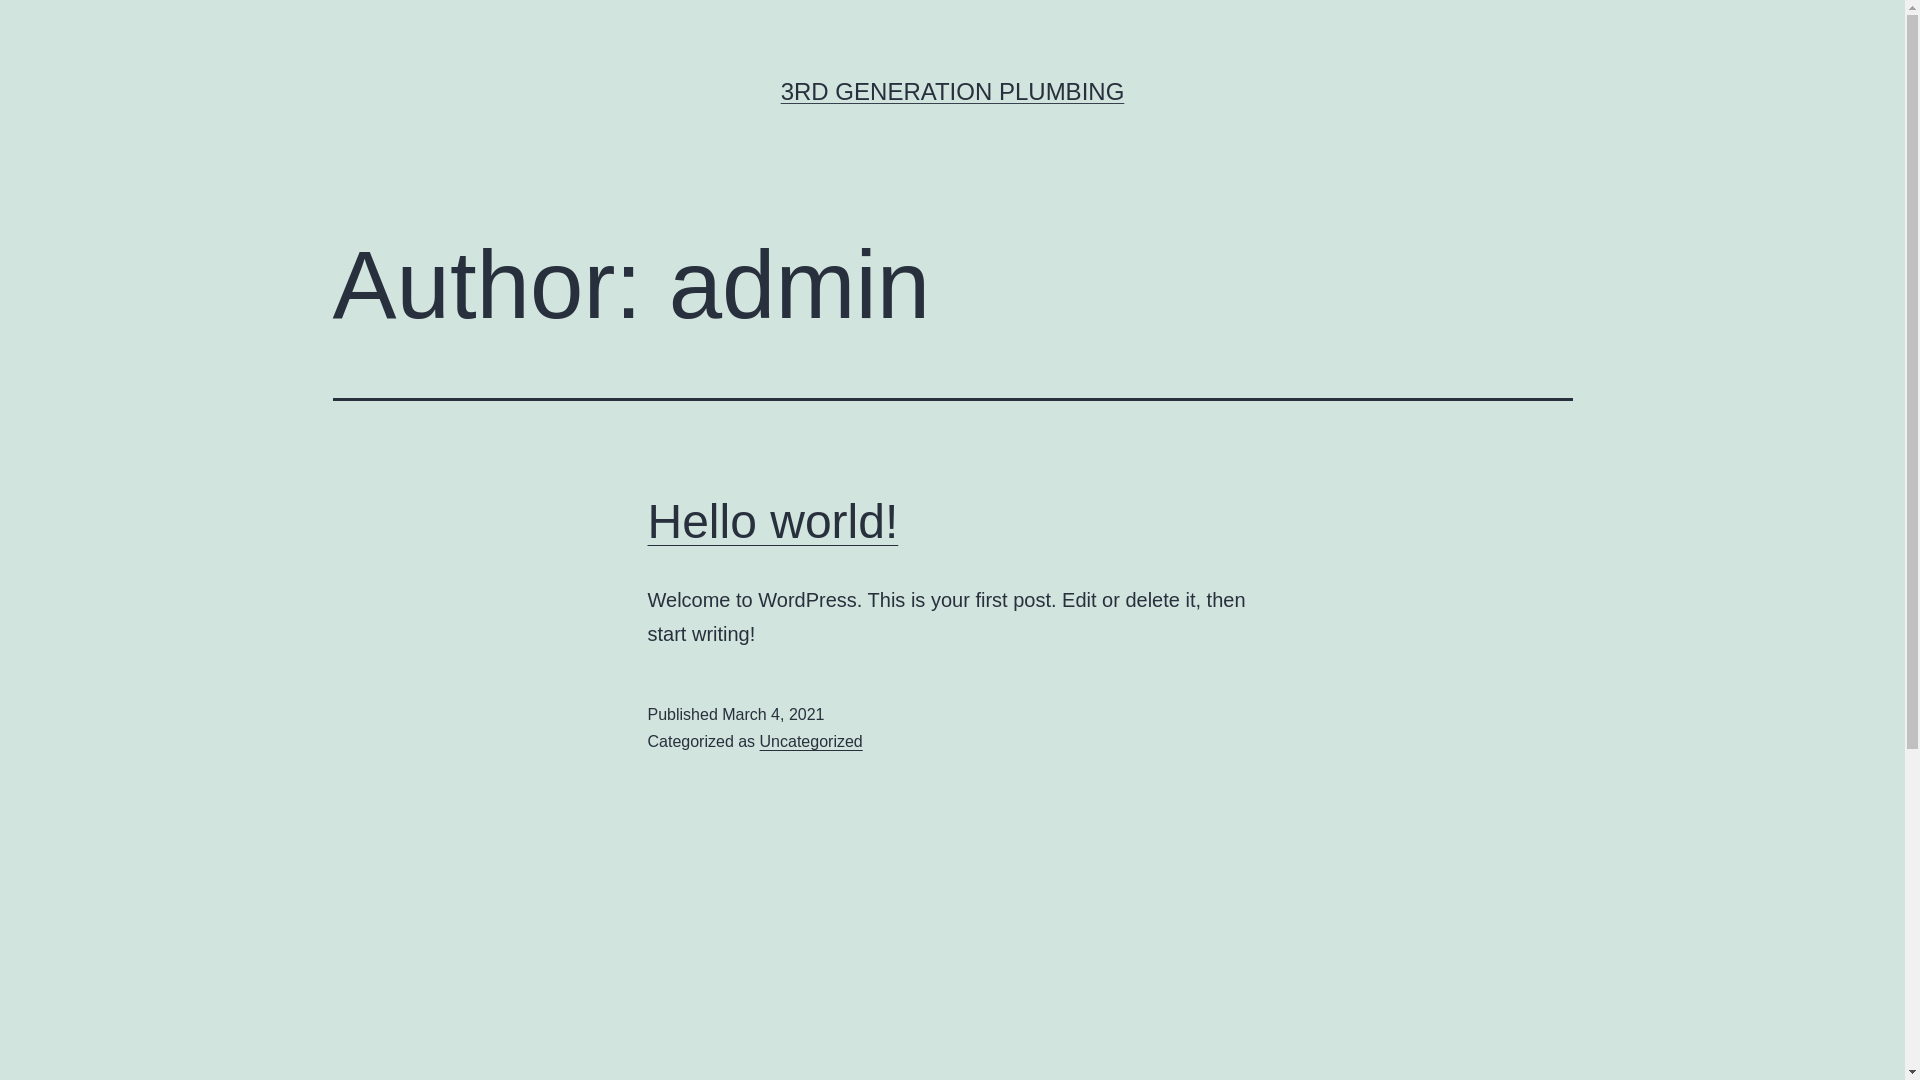  Describe the element at coordinates (758, 741) in the screenshot. I see `'Uncategorized'` at that location.